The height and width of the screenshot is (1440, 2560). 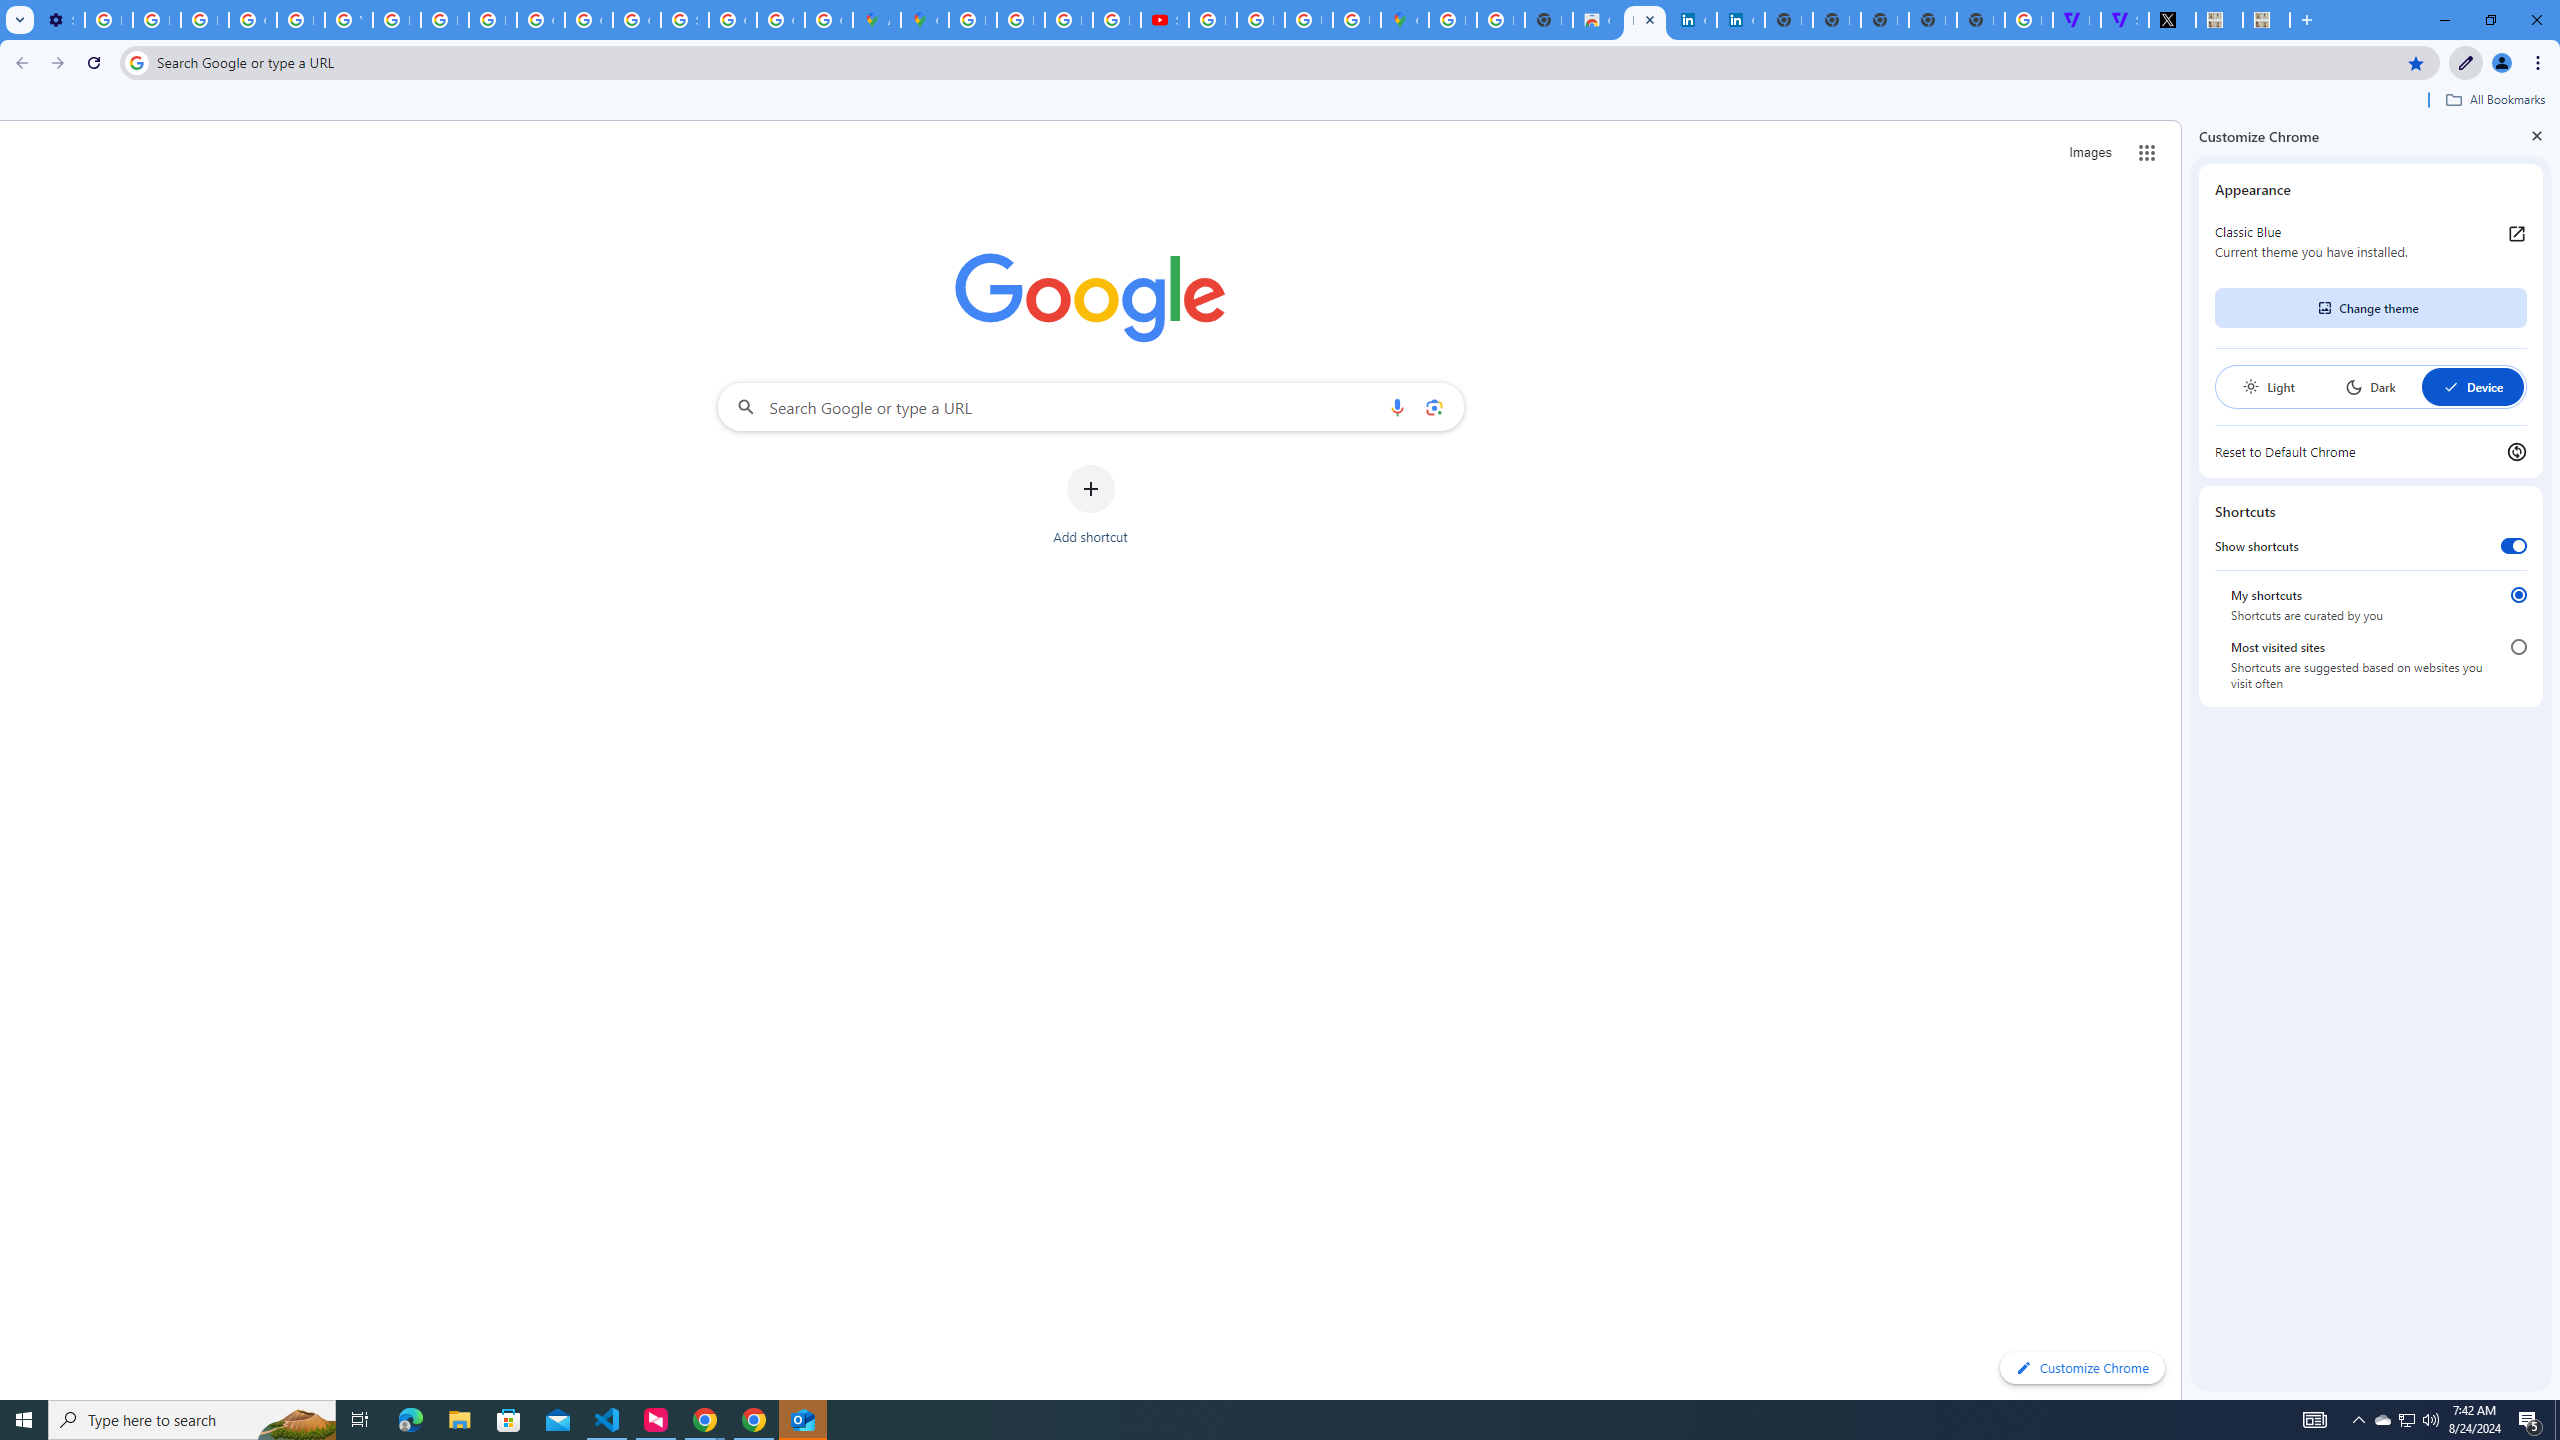 I want to click on 'Dark', so click(x=2369, y=386).